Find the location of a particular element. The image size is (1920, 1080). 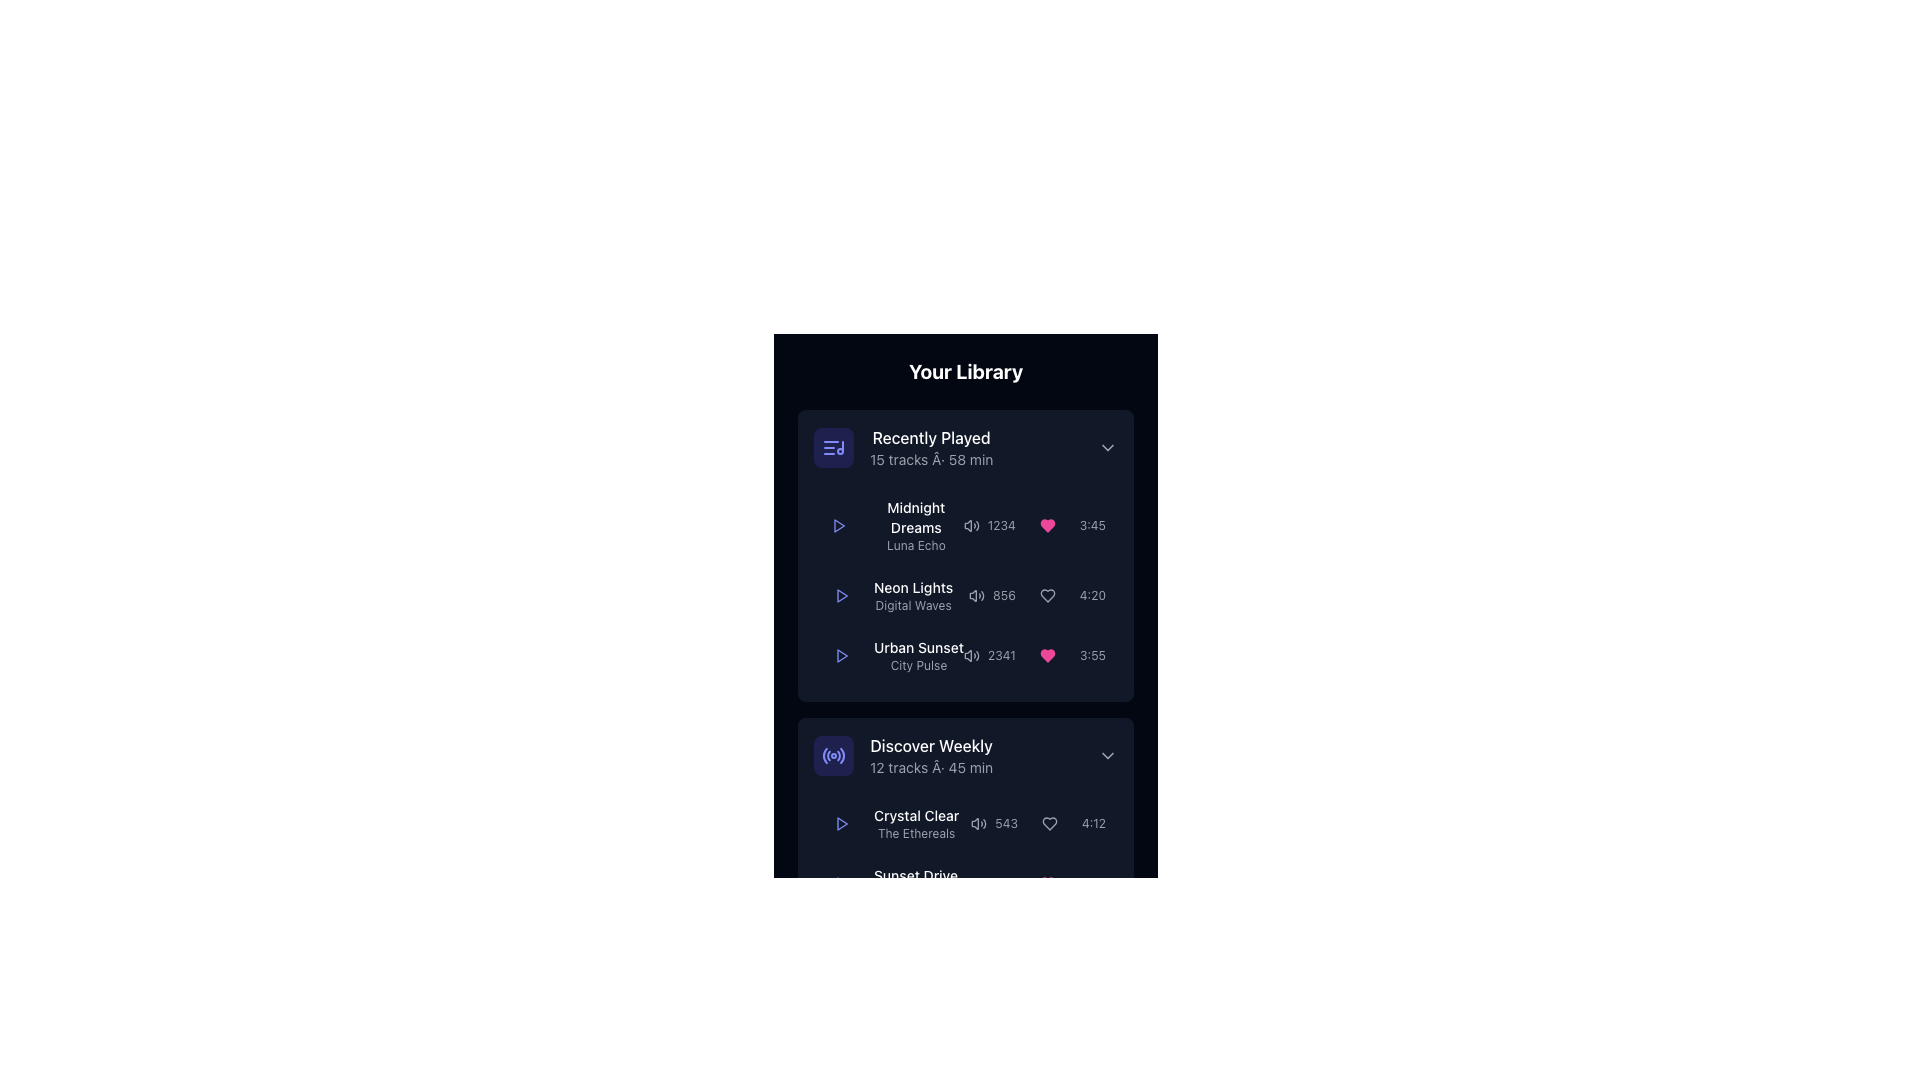

the play button on the third song entry in the 'Recently Played' section of the playlist is located at coordinates (965, 655).